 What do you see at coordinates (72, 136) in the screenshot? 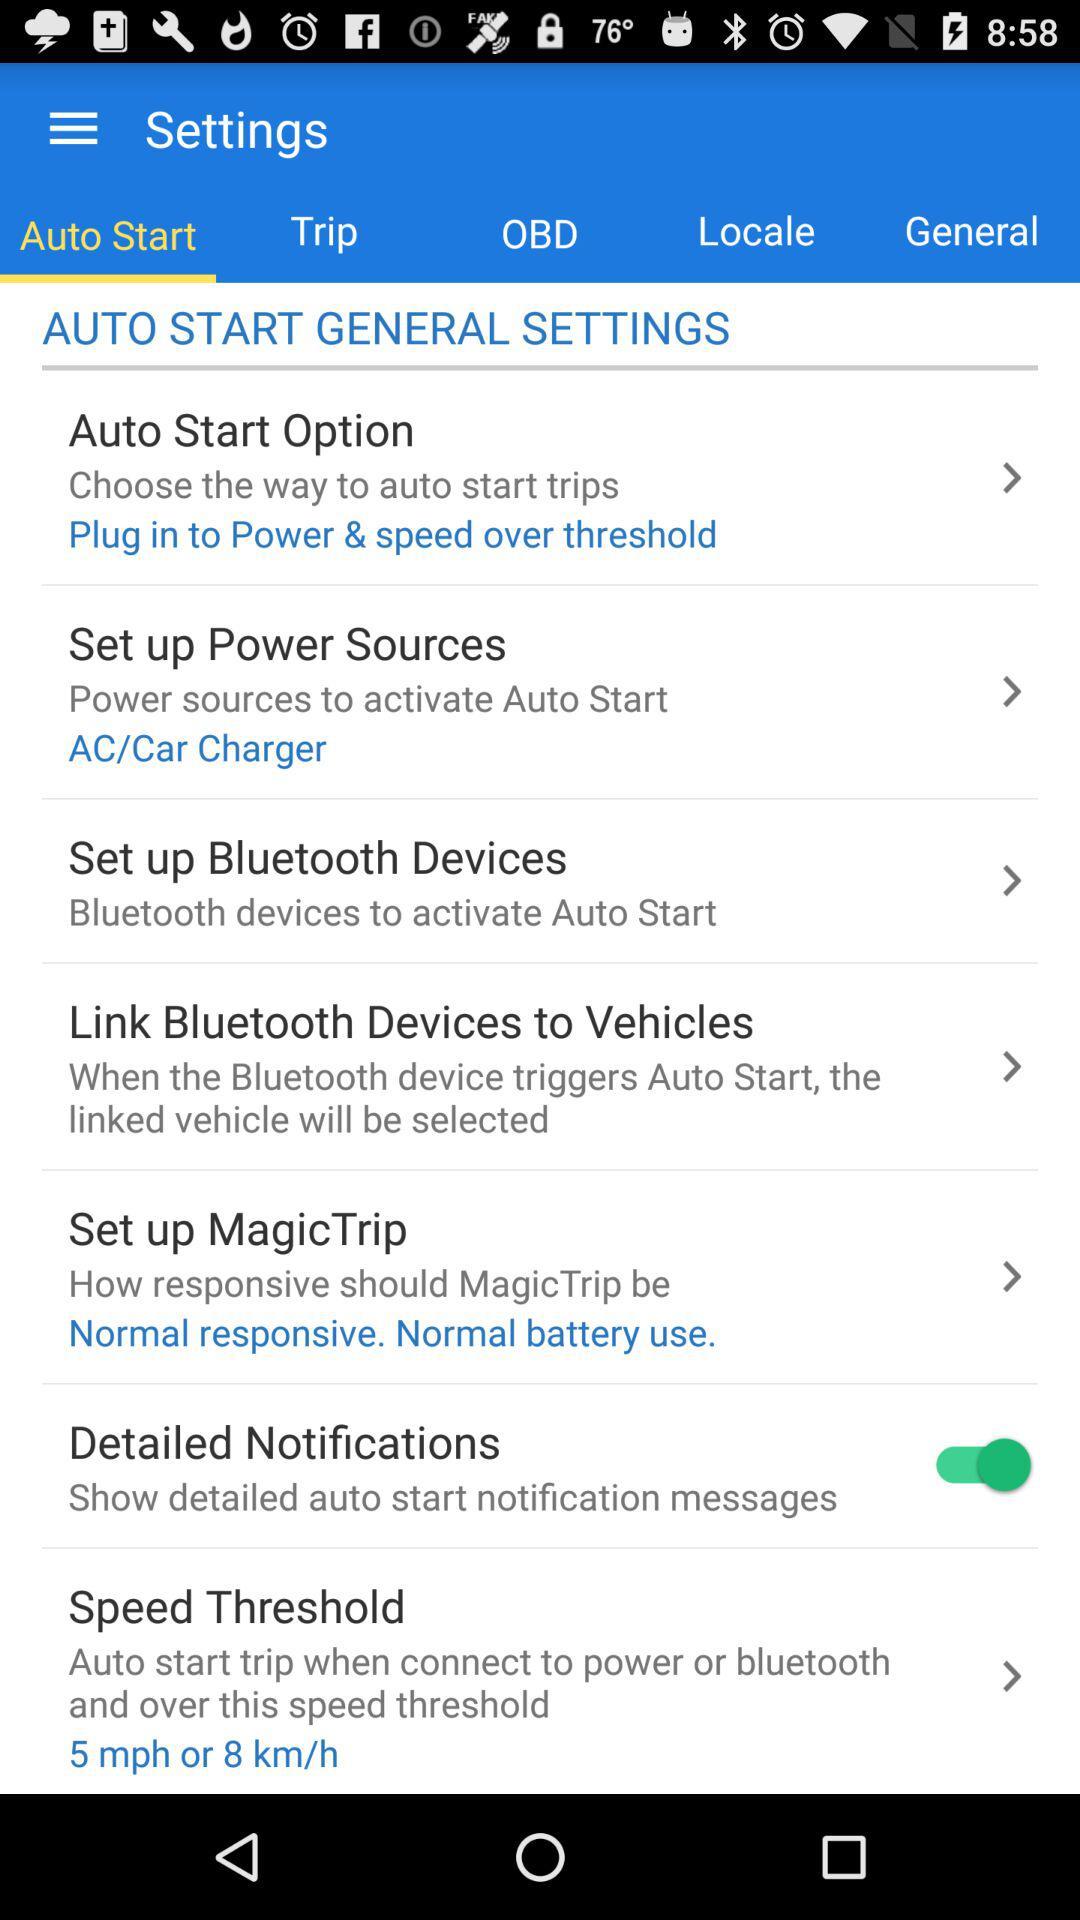
I see `the menu icon` at bounding box center [72, 136].